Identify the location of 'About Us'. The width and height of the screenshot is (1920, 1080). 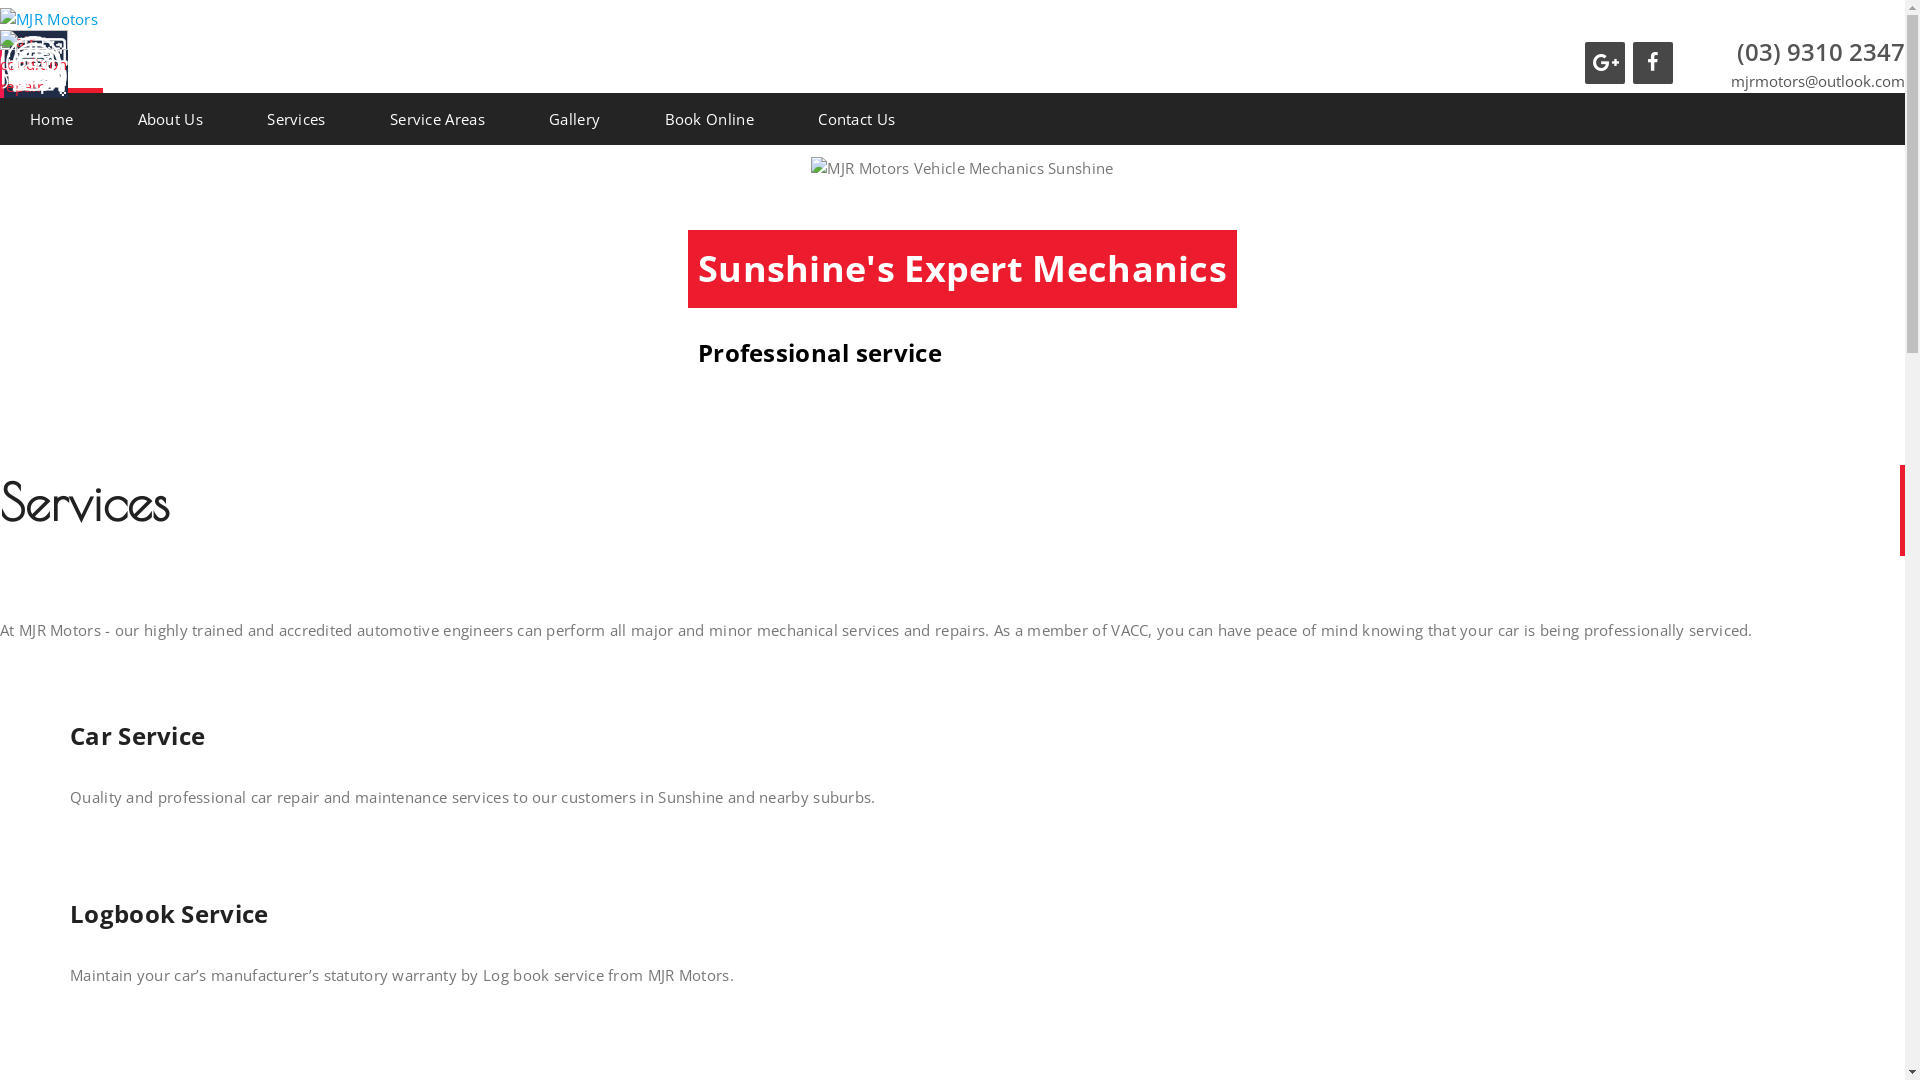
(107, 118).